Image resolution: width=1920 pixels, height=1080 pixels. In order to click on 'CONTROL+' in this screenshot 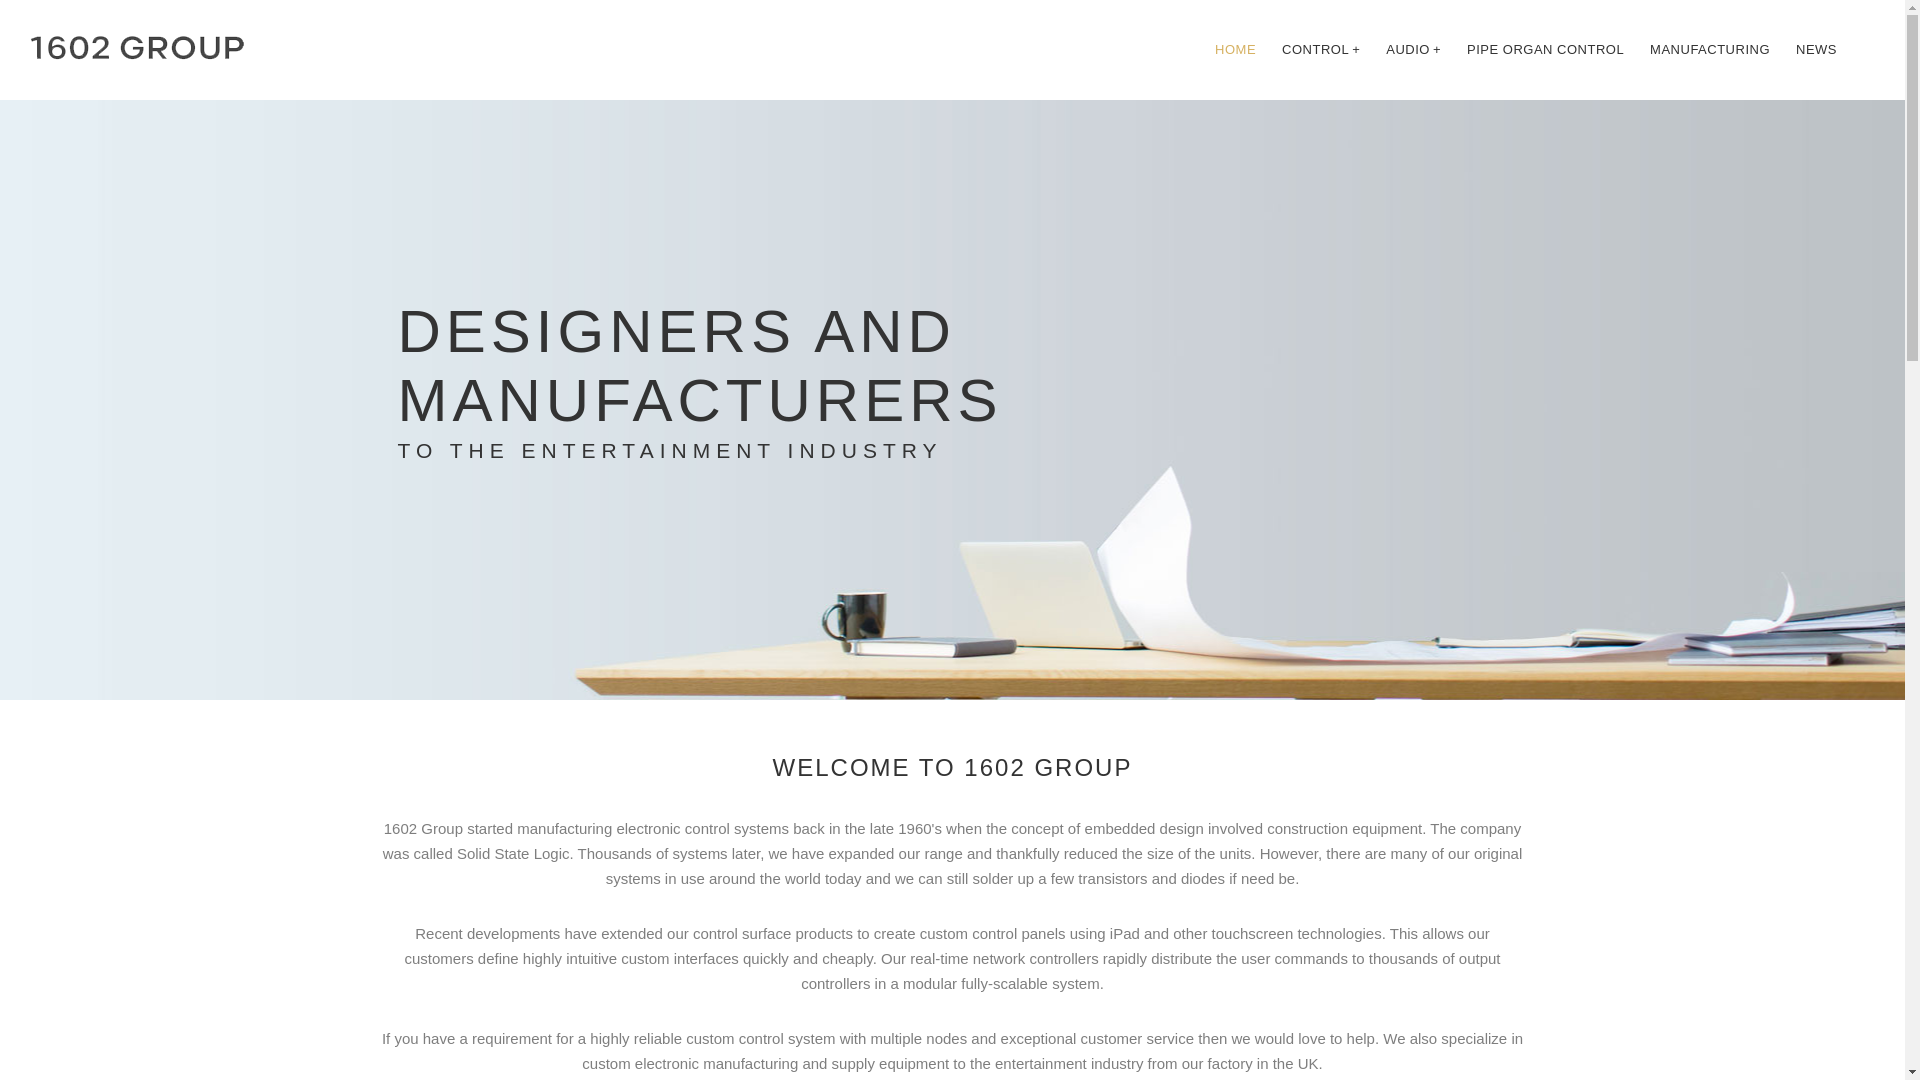, I will do `click(1269, 49)`.